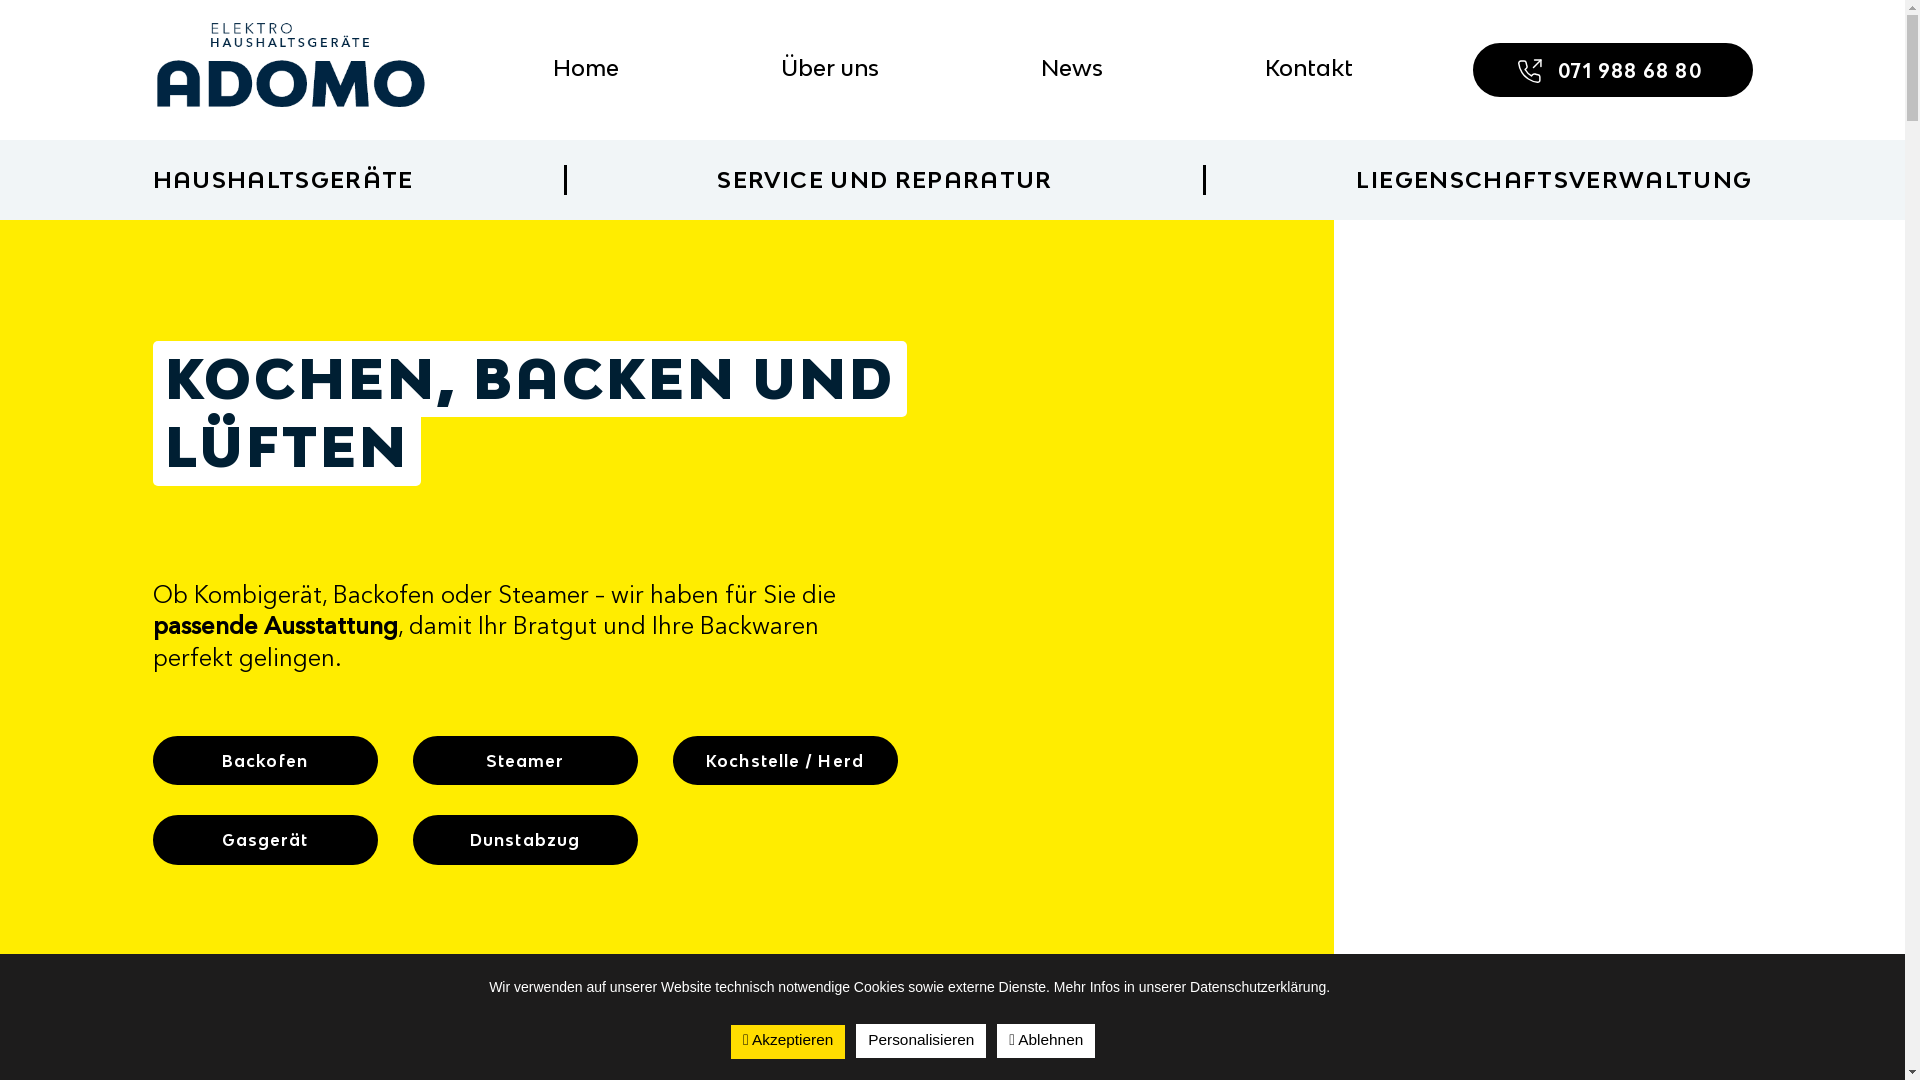  What do you see at coordinates (883, 180) in the screenshot?
I see `'SERVICE UND REPARATUR'` at bounding box center [883, 180].